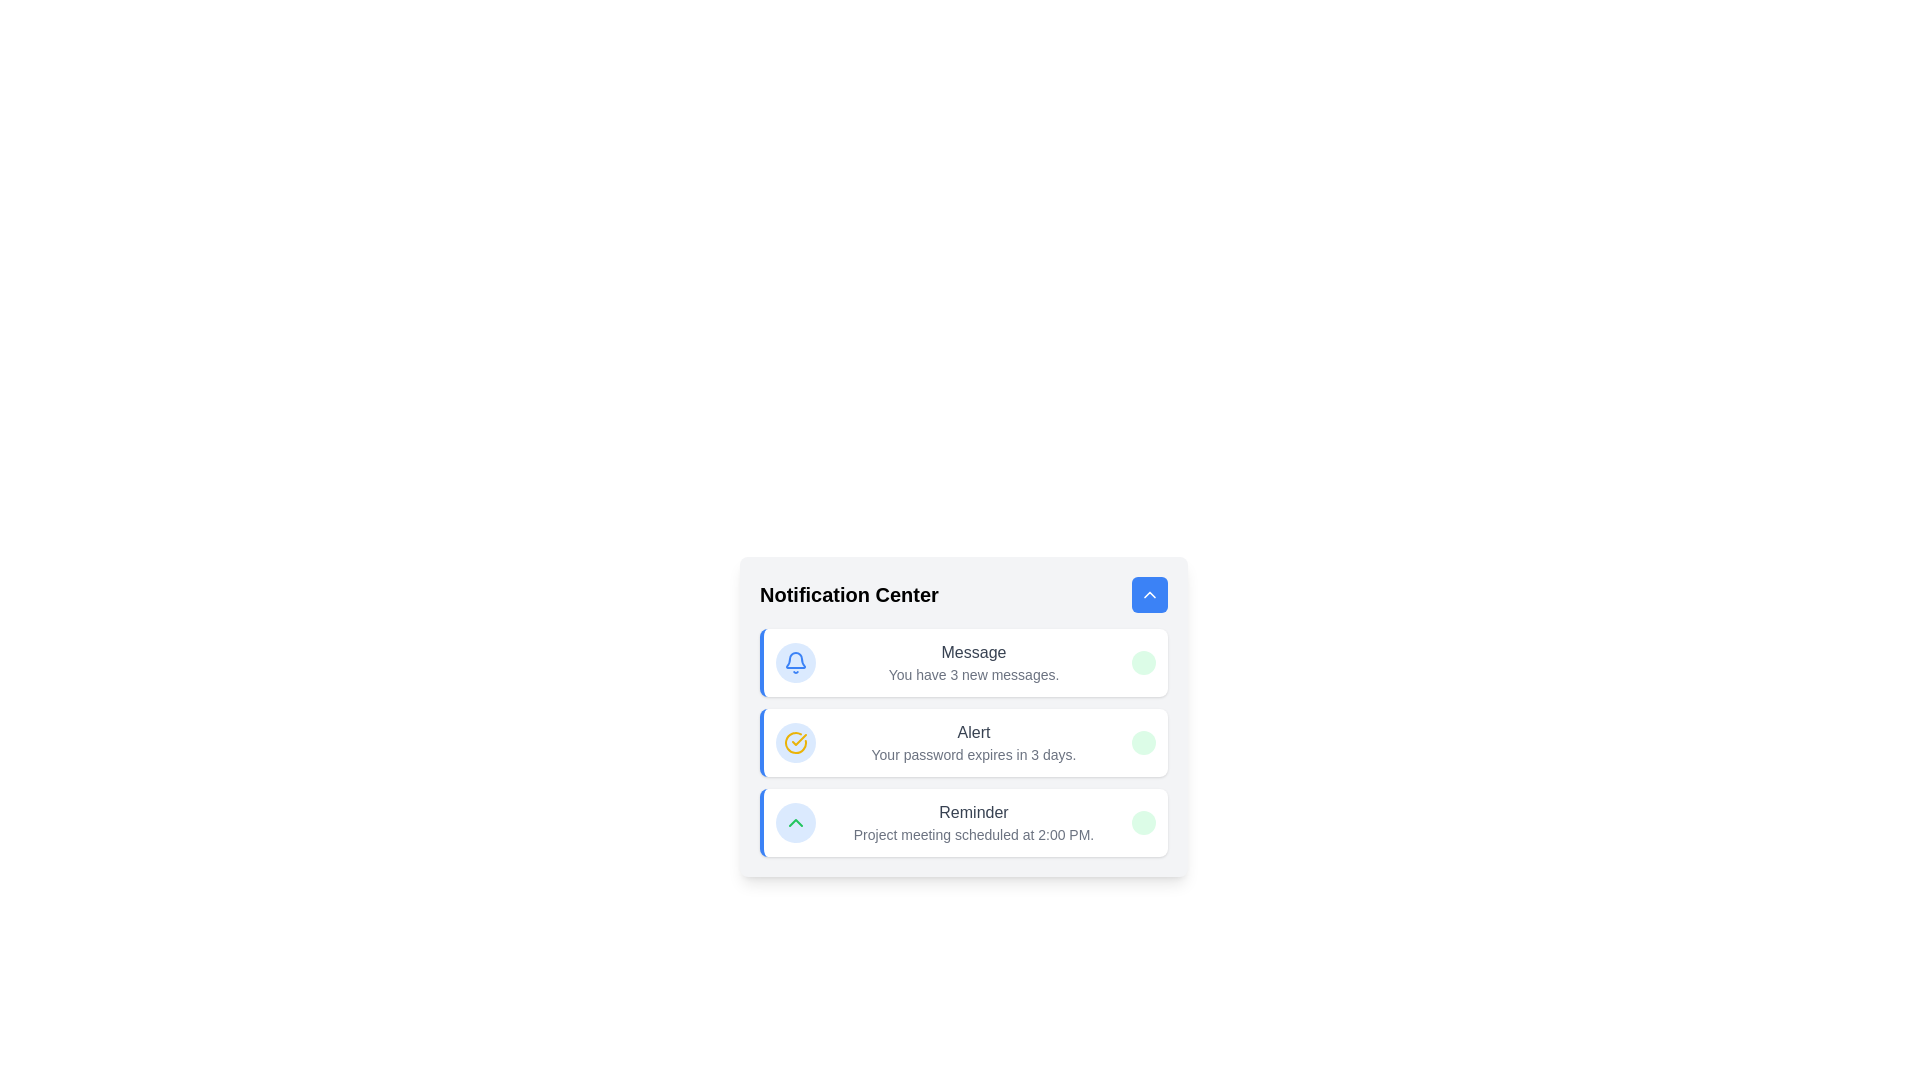 The image size is (1920, 1080). What do you see at coordinates (1156, 747) in the screenshot?
I see `the circular status indicator with a greenish background located at the far right of the 'Alert' notification item, which indicates that 'Your password expires in 3 days.'` at bounding box center [1156, 747].